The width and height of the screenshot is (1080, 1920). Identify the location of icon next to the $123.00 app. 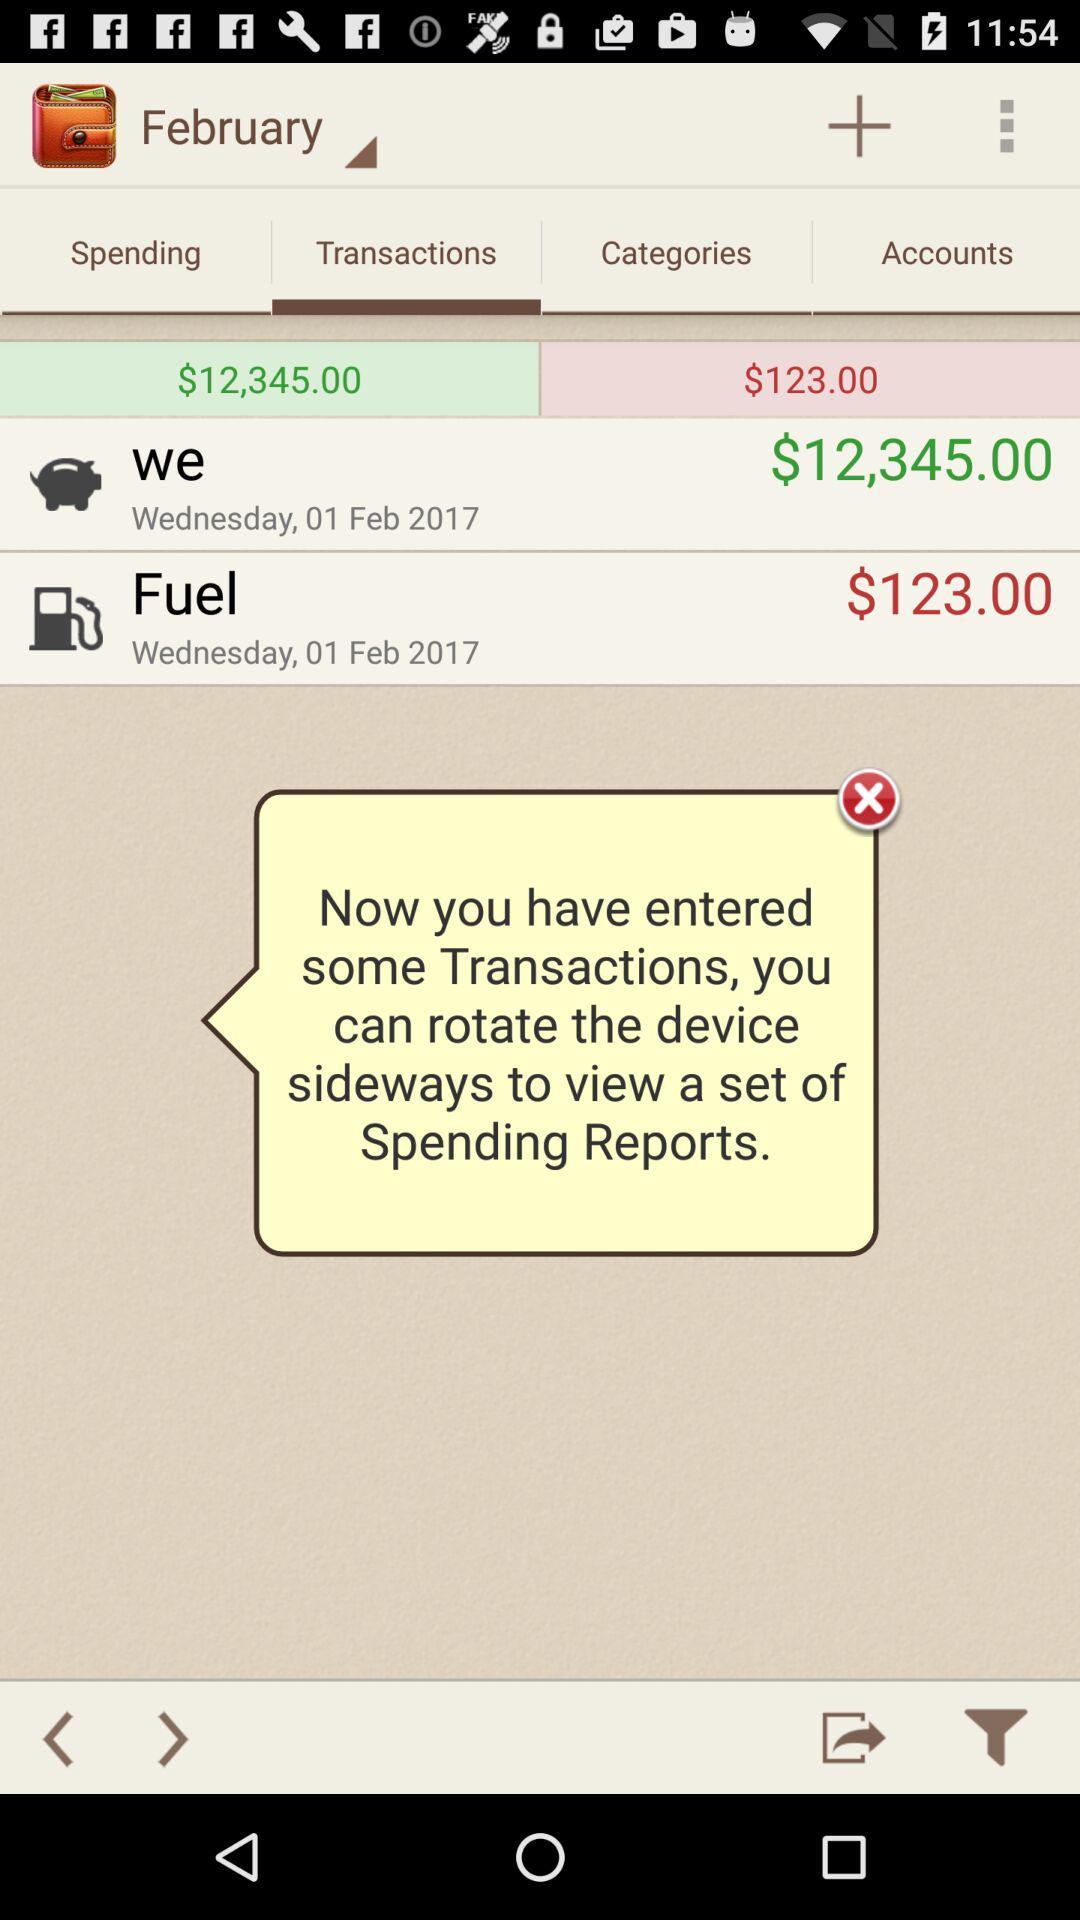
(540, 378).